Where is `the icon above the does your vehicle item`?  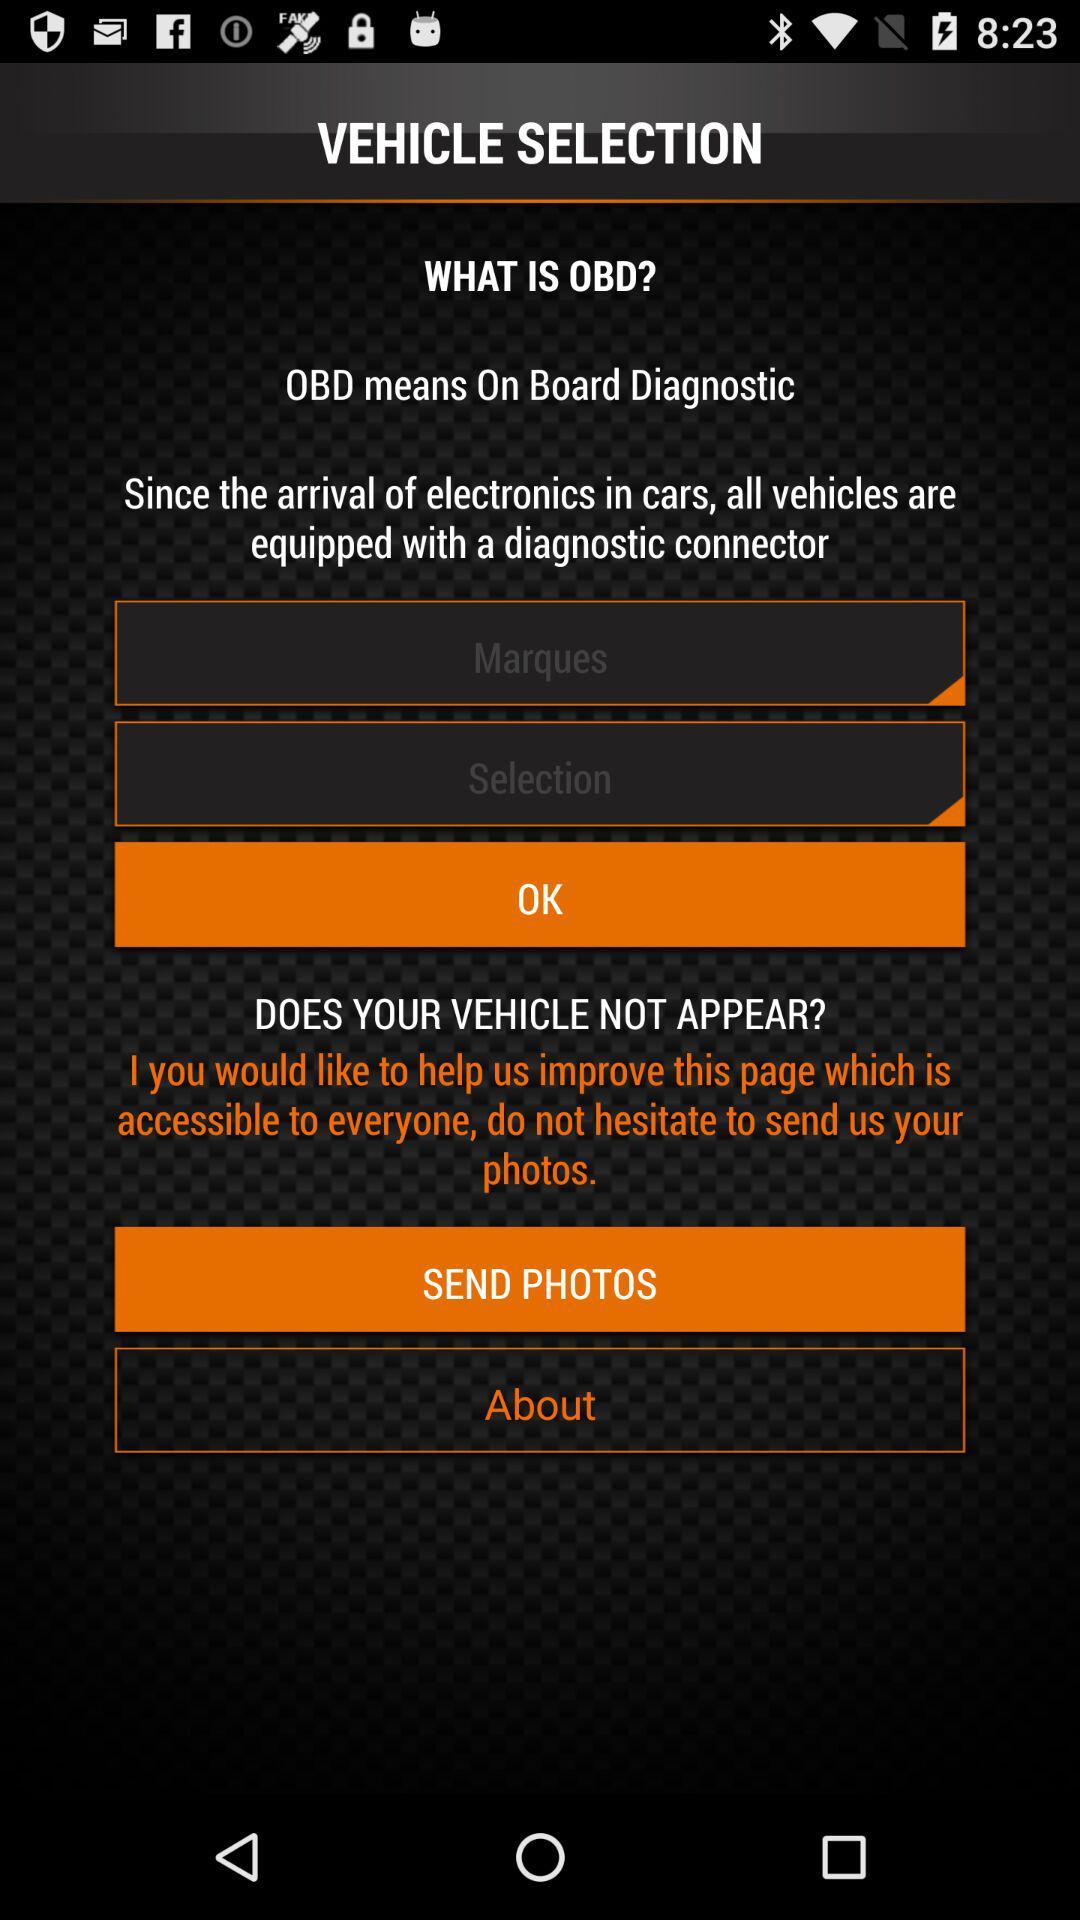
the icon above the does your vehicle item is located at coordinates (540, 897).